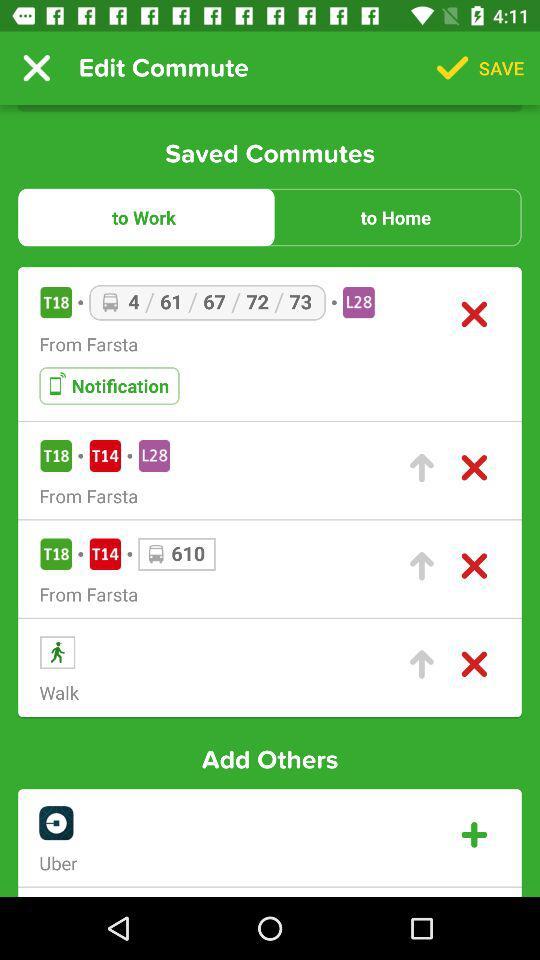 The image size is (540, 960). Describe the element at coordinates (109, 385) in the screenshot. I see `the notification icon` at that location.